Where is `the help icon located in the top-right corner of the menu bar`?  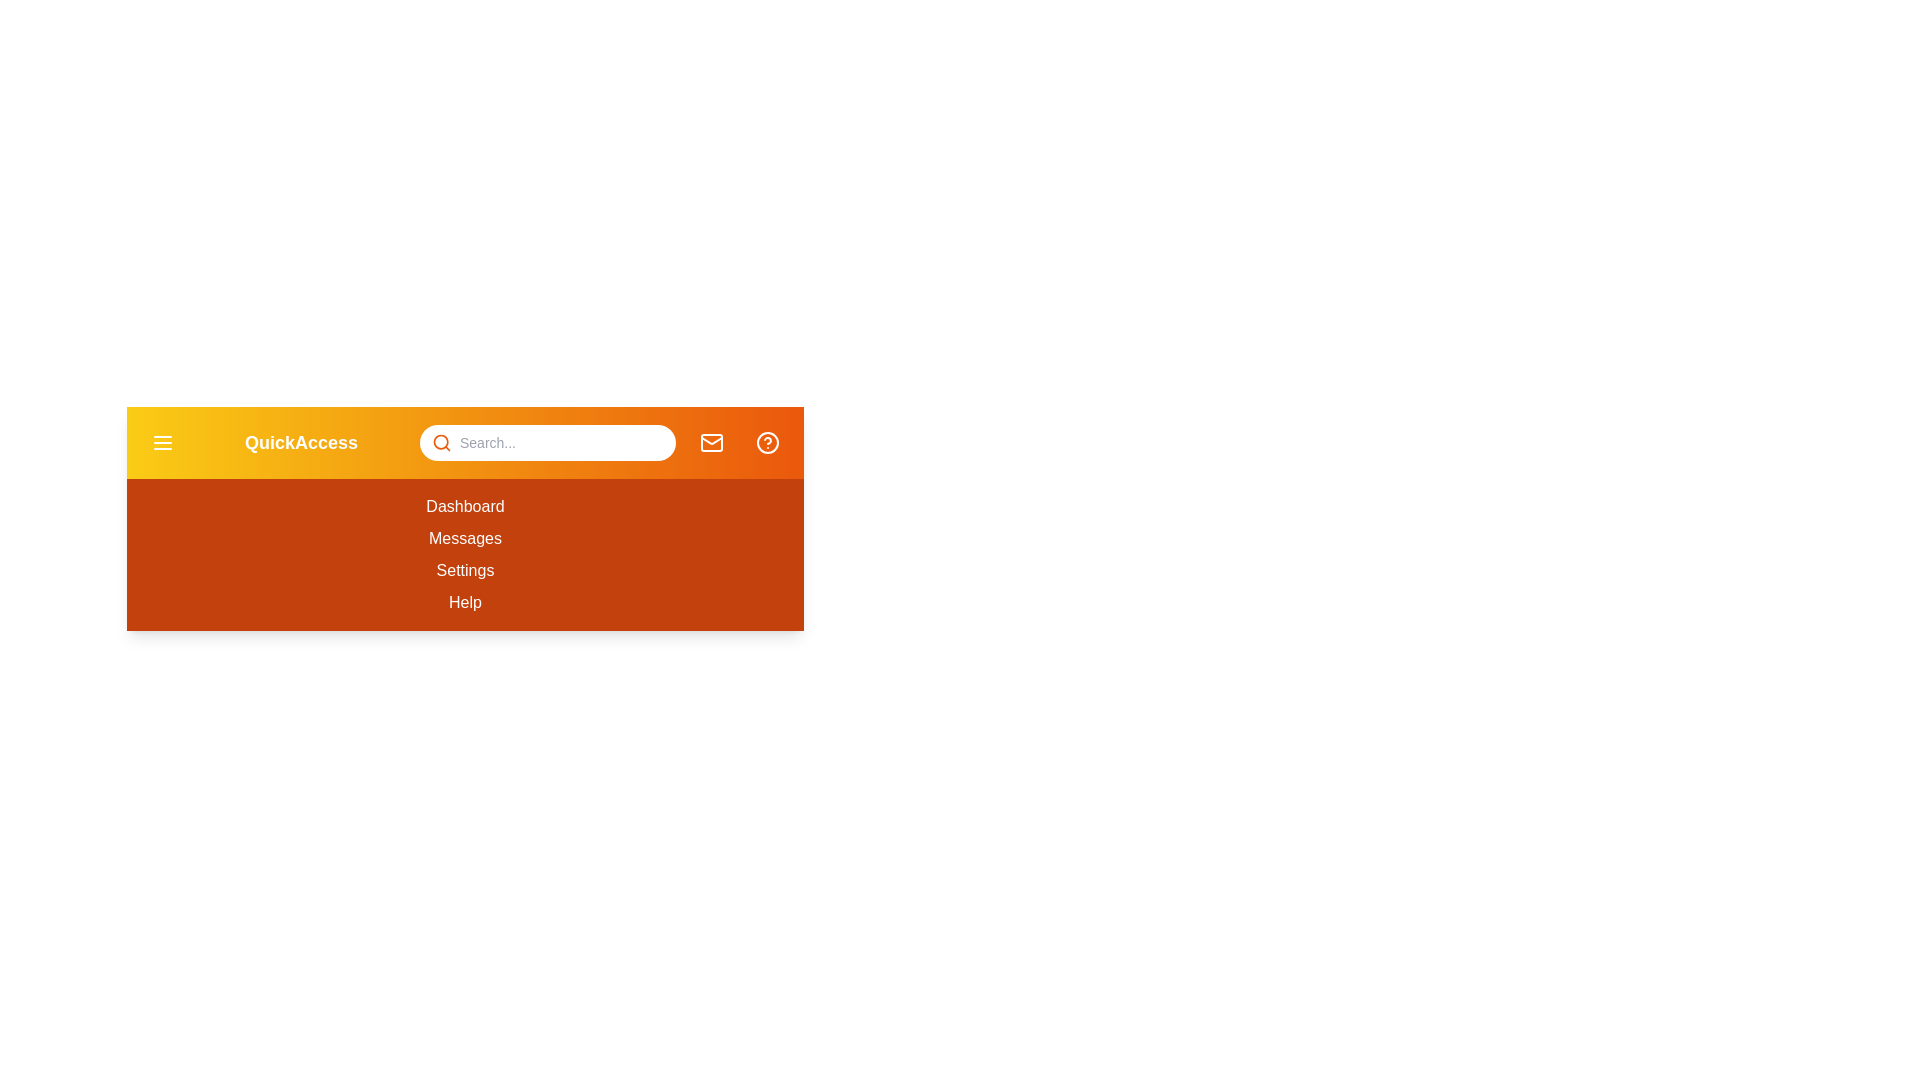
the help icon located in the top-right corner of the menu bar is located at coordinates (767, 442).